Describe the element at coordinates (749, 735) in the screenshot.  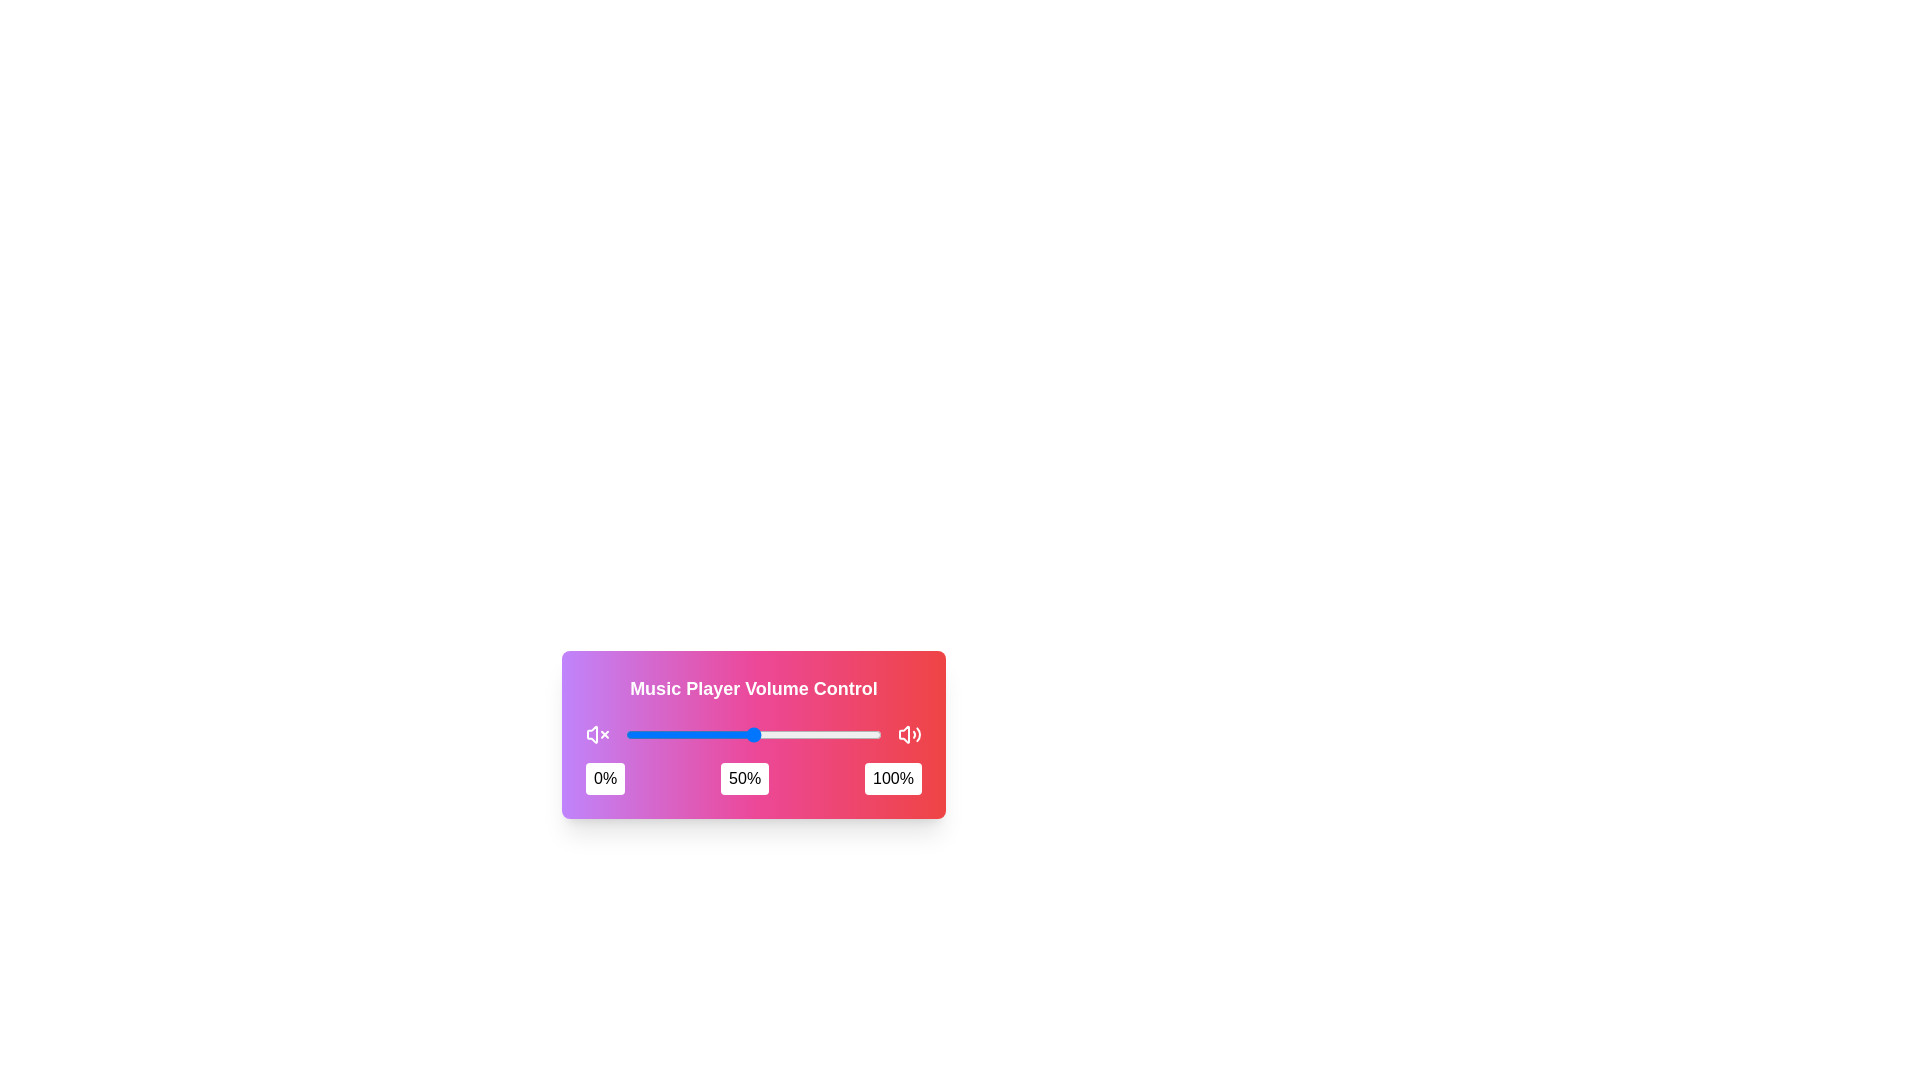
I see `the slider to set the volume to 49%` at that location.